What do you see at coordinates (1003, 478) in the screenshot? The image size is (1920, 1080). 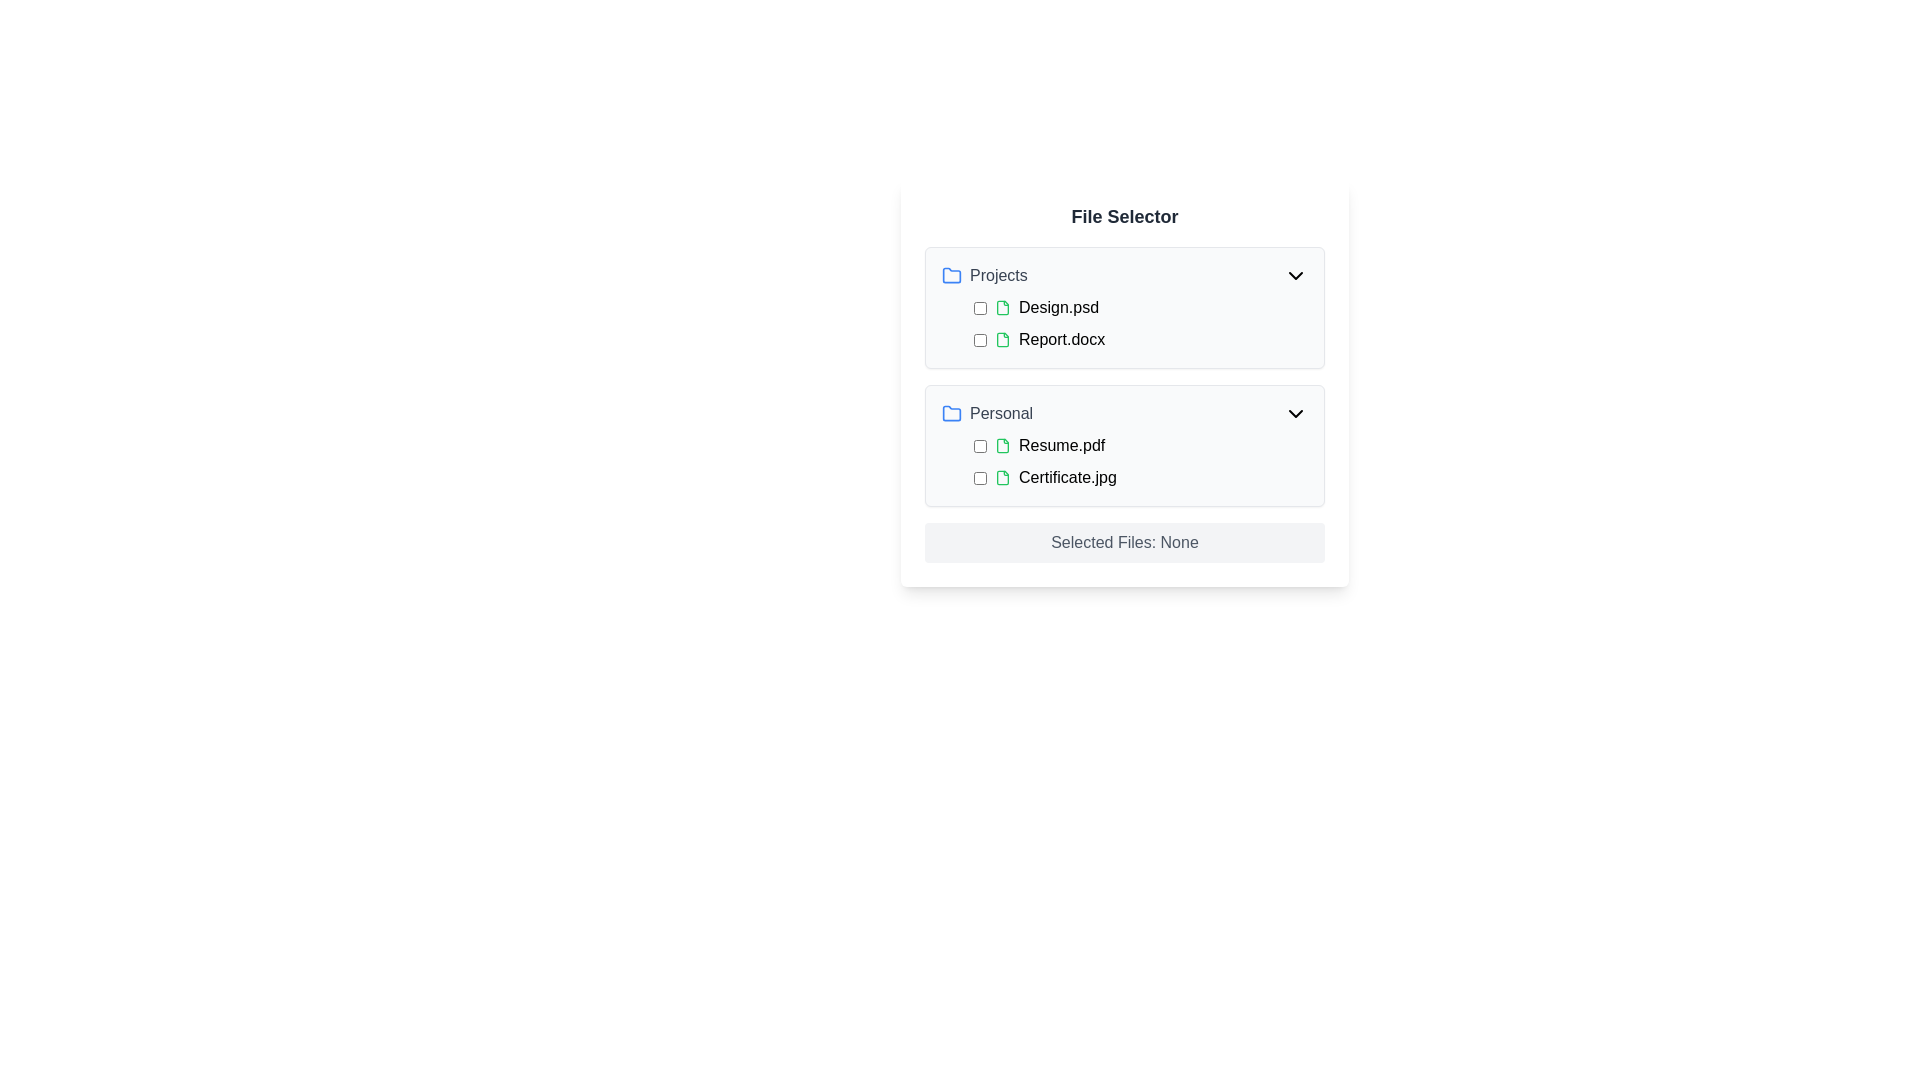 I see `the file document icon with a green outline representing 'Certificate.jpg' located in the 'Personal' section of the file selector interface` at bounding box center [1003, 478].